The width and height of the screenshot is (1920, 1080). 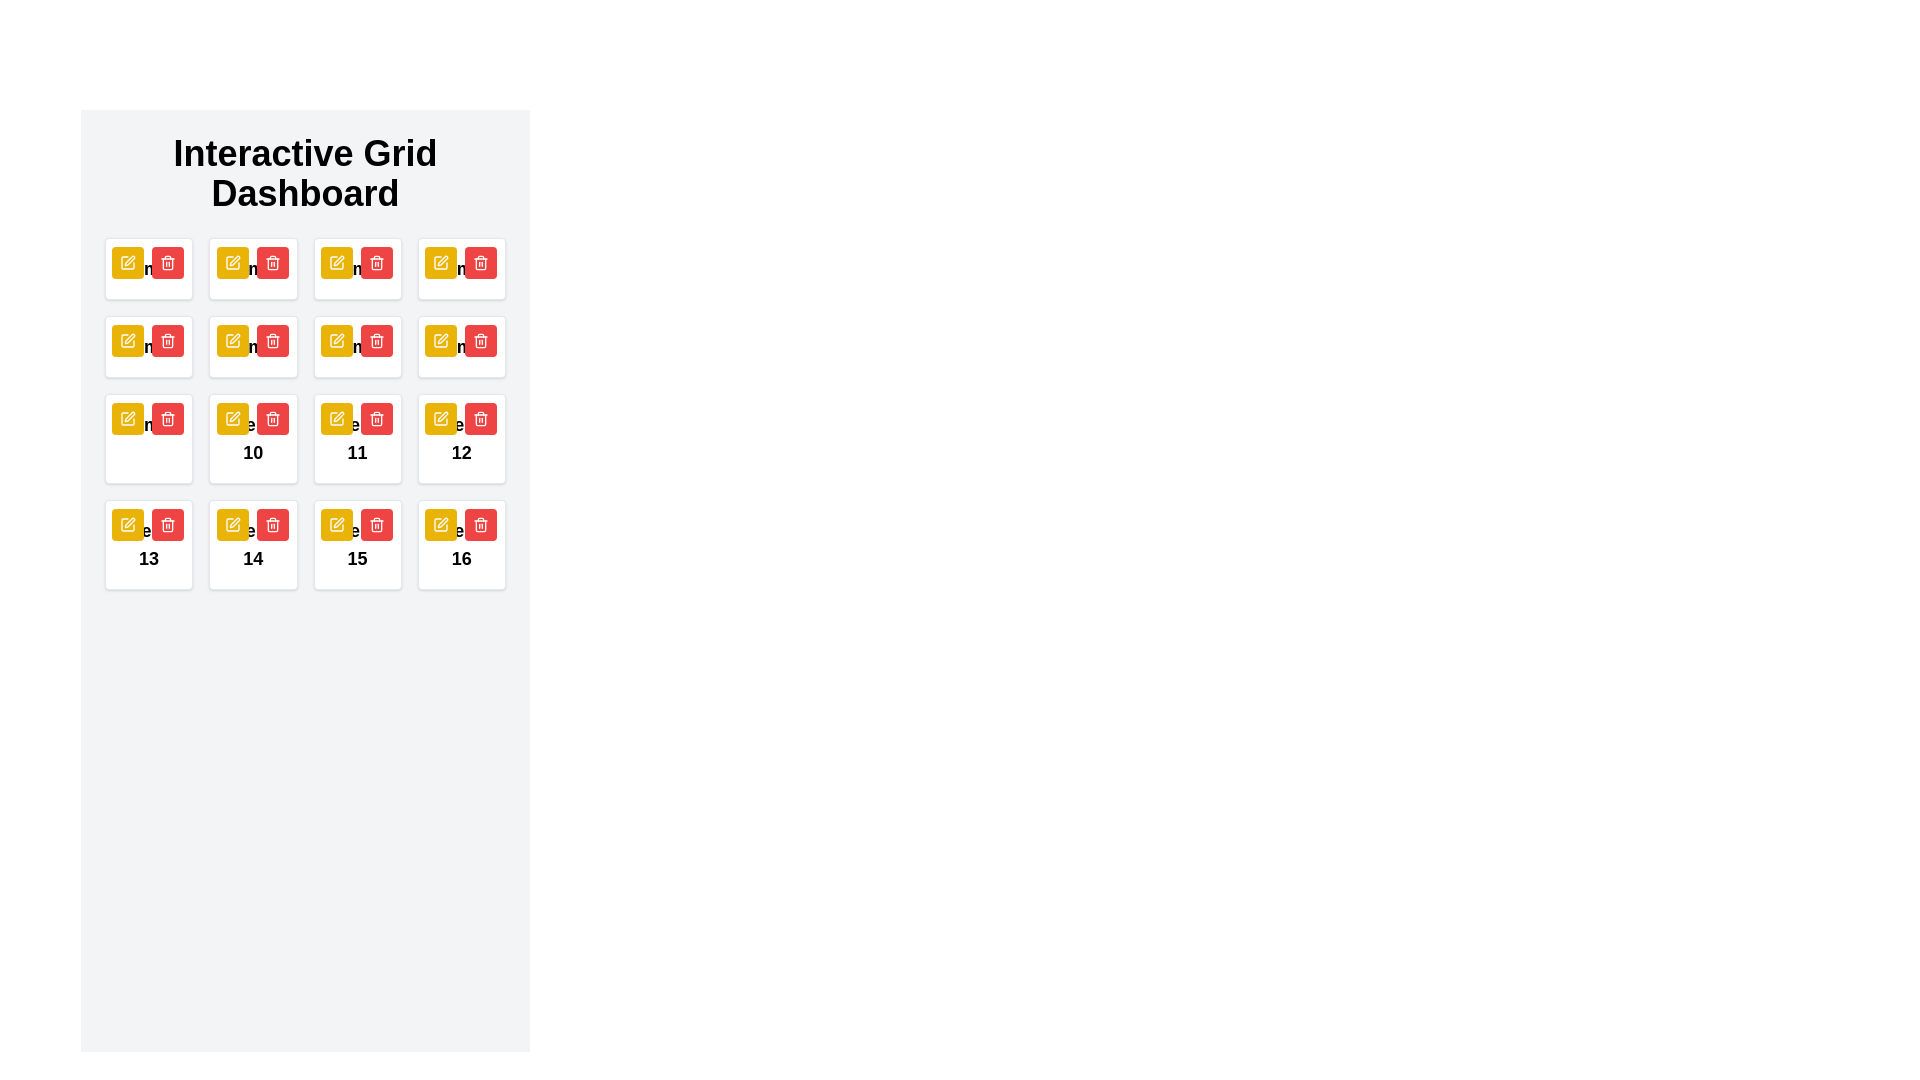 I want to click on the decorative graphic element within the SVG icon for the edit button of the cell labeled '11', so click(x=336, y=339).